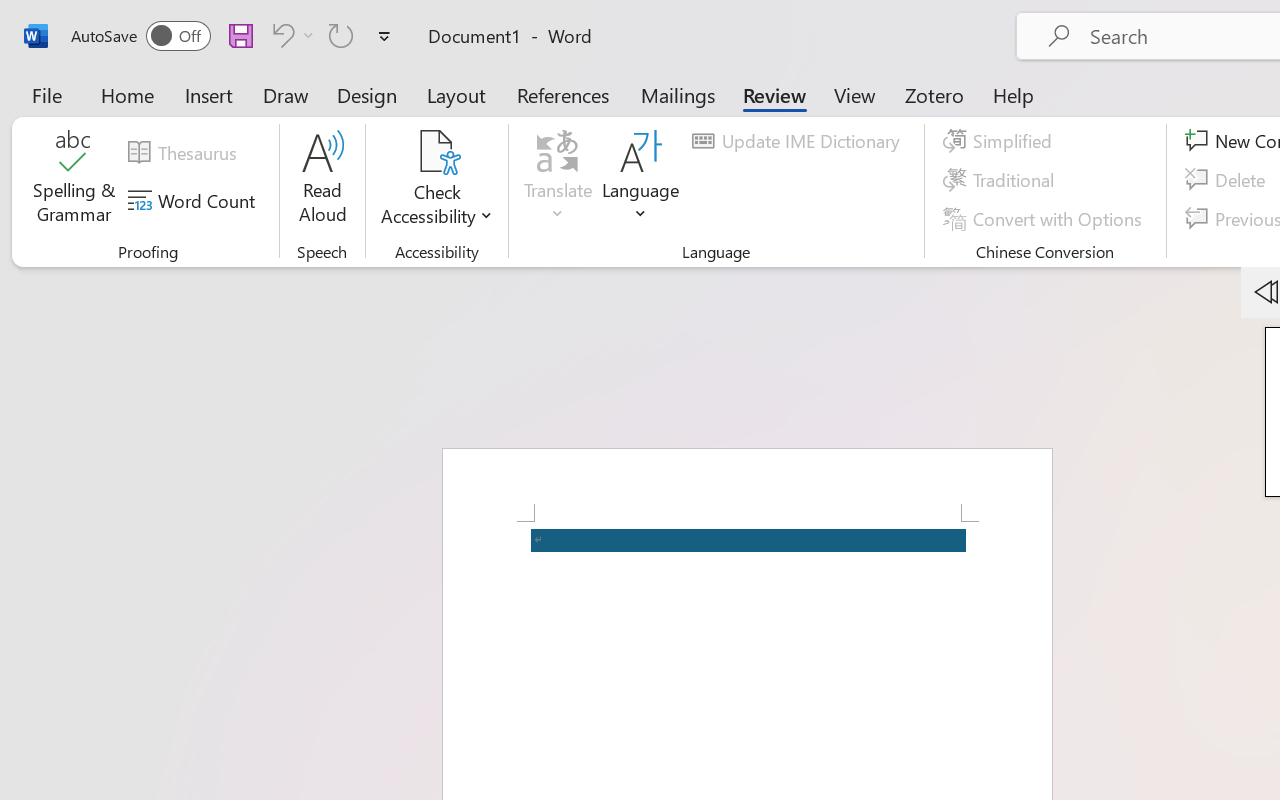 This screenshot has width=1280, height=800. I want to click on 'Undo Apply Quick Style Set', so click(279, 34).